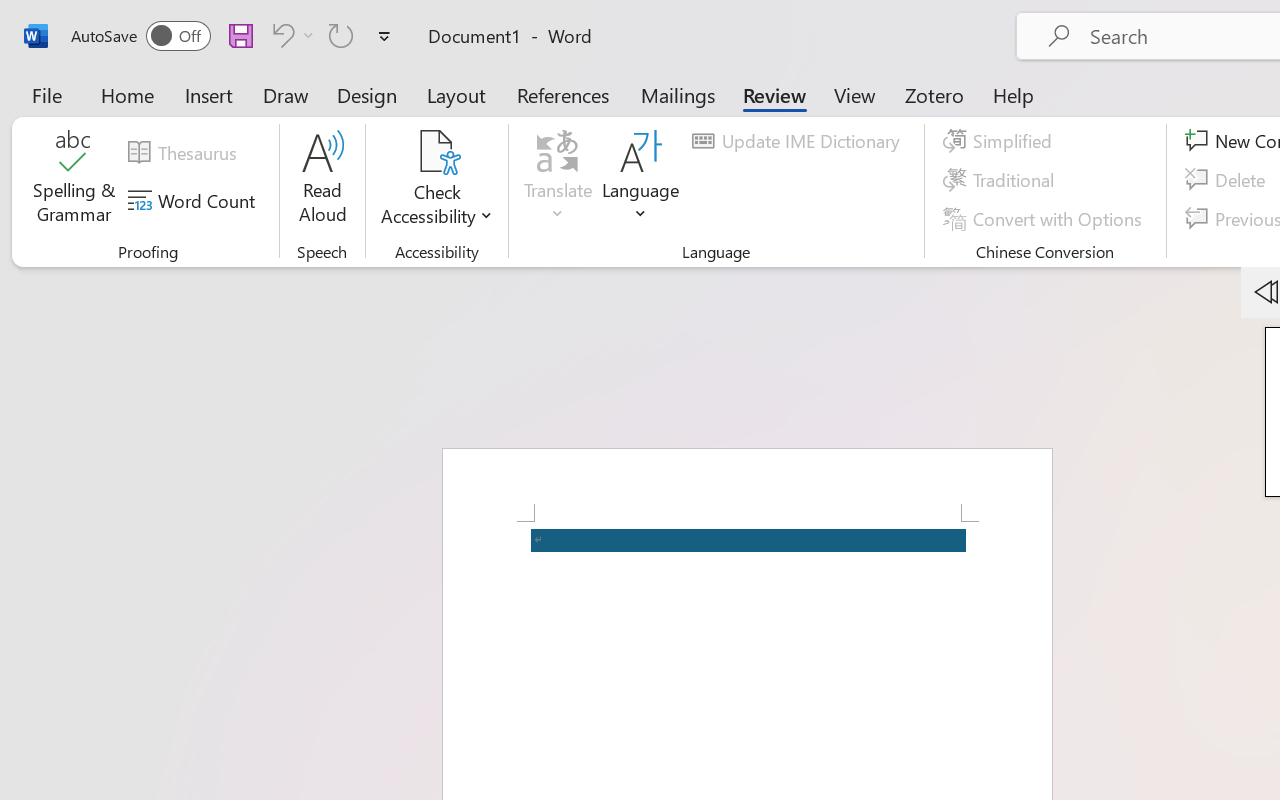 This screenshot has width=1280, height=800. I want to click on 'Undo Apply Quick Style Set', so click(279, 34).